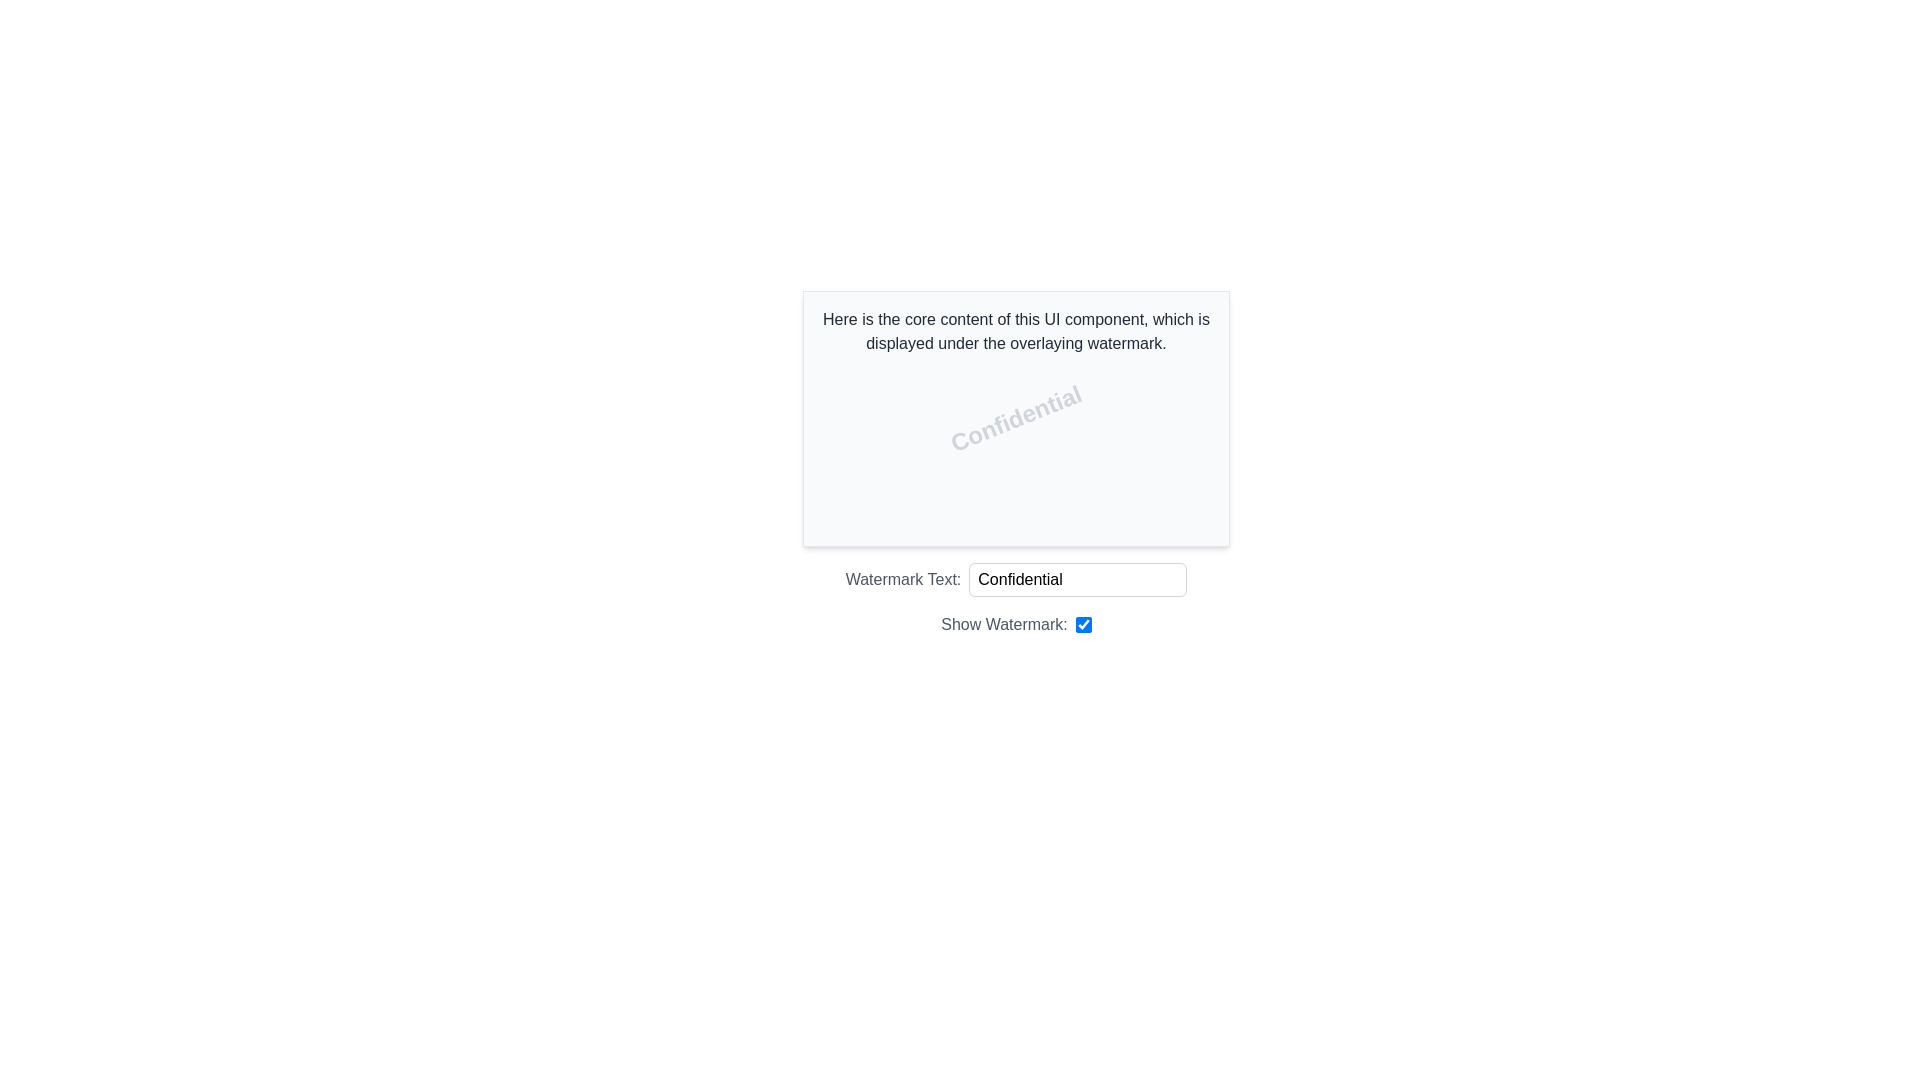 The image size is (1920, 1080). What do you see at coordinates (1082, 623) in the screenshot?
I see `the checkbox near the bottom of the page` at bounding box center [1082, 623].